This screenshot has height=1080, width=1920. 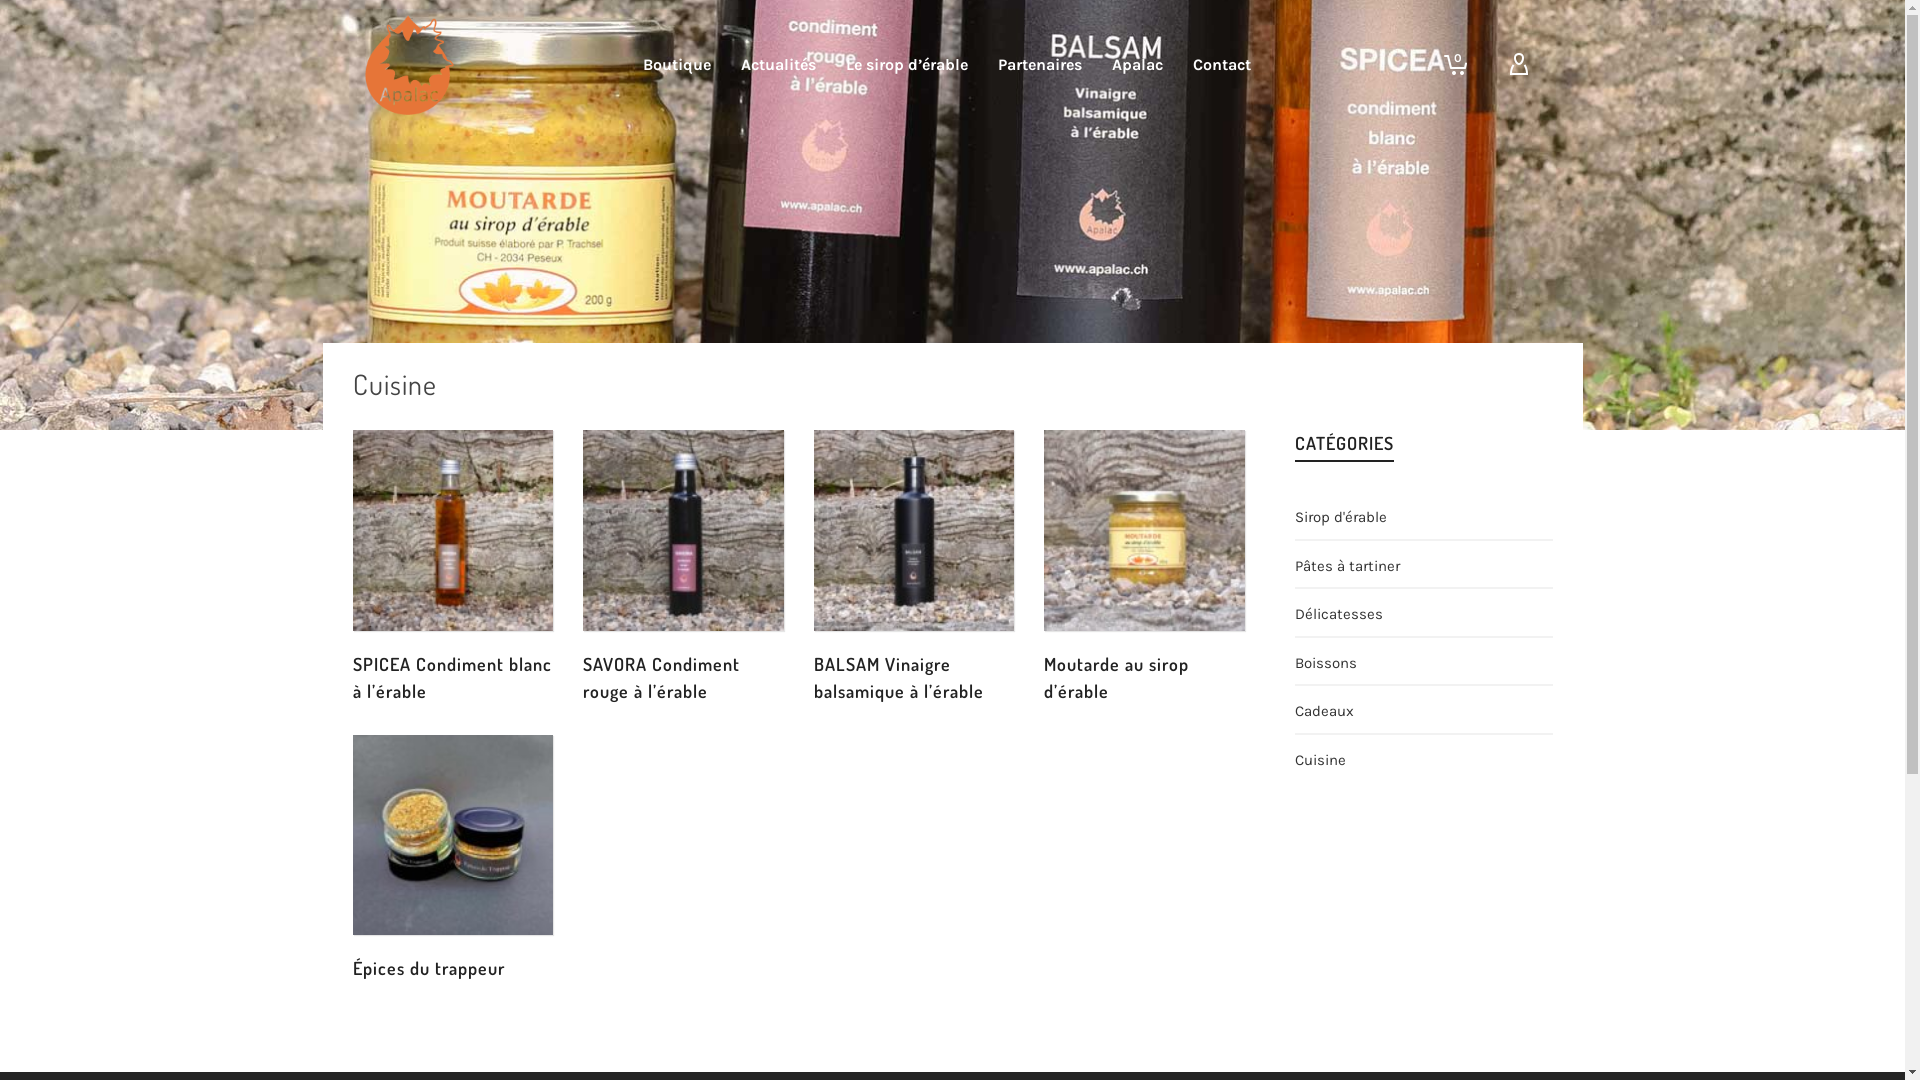 I want to click on 'Cadeaux', so click(x=1324, y=708).